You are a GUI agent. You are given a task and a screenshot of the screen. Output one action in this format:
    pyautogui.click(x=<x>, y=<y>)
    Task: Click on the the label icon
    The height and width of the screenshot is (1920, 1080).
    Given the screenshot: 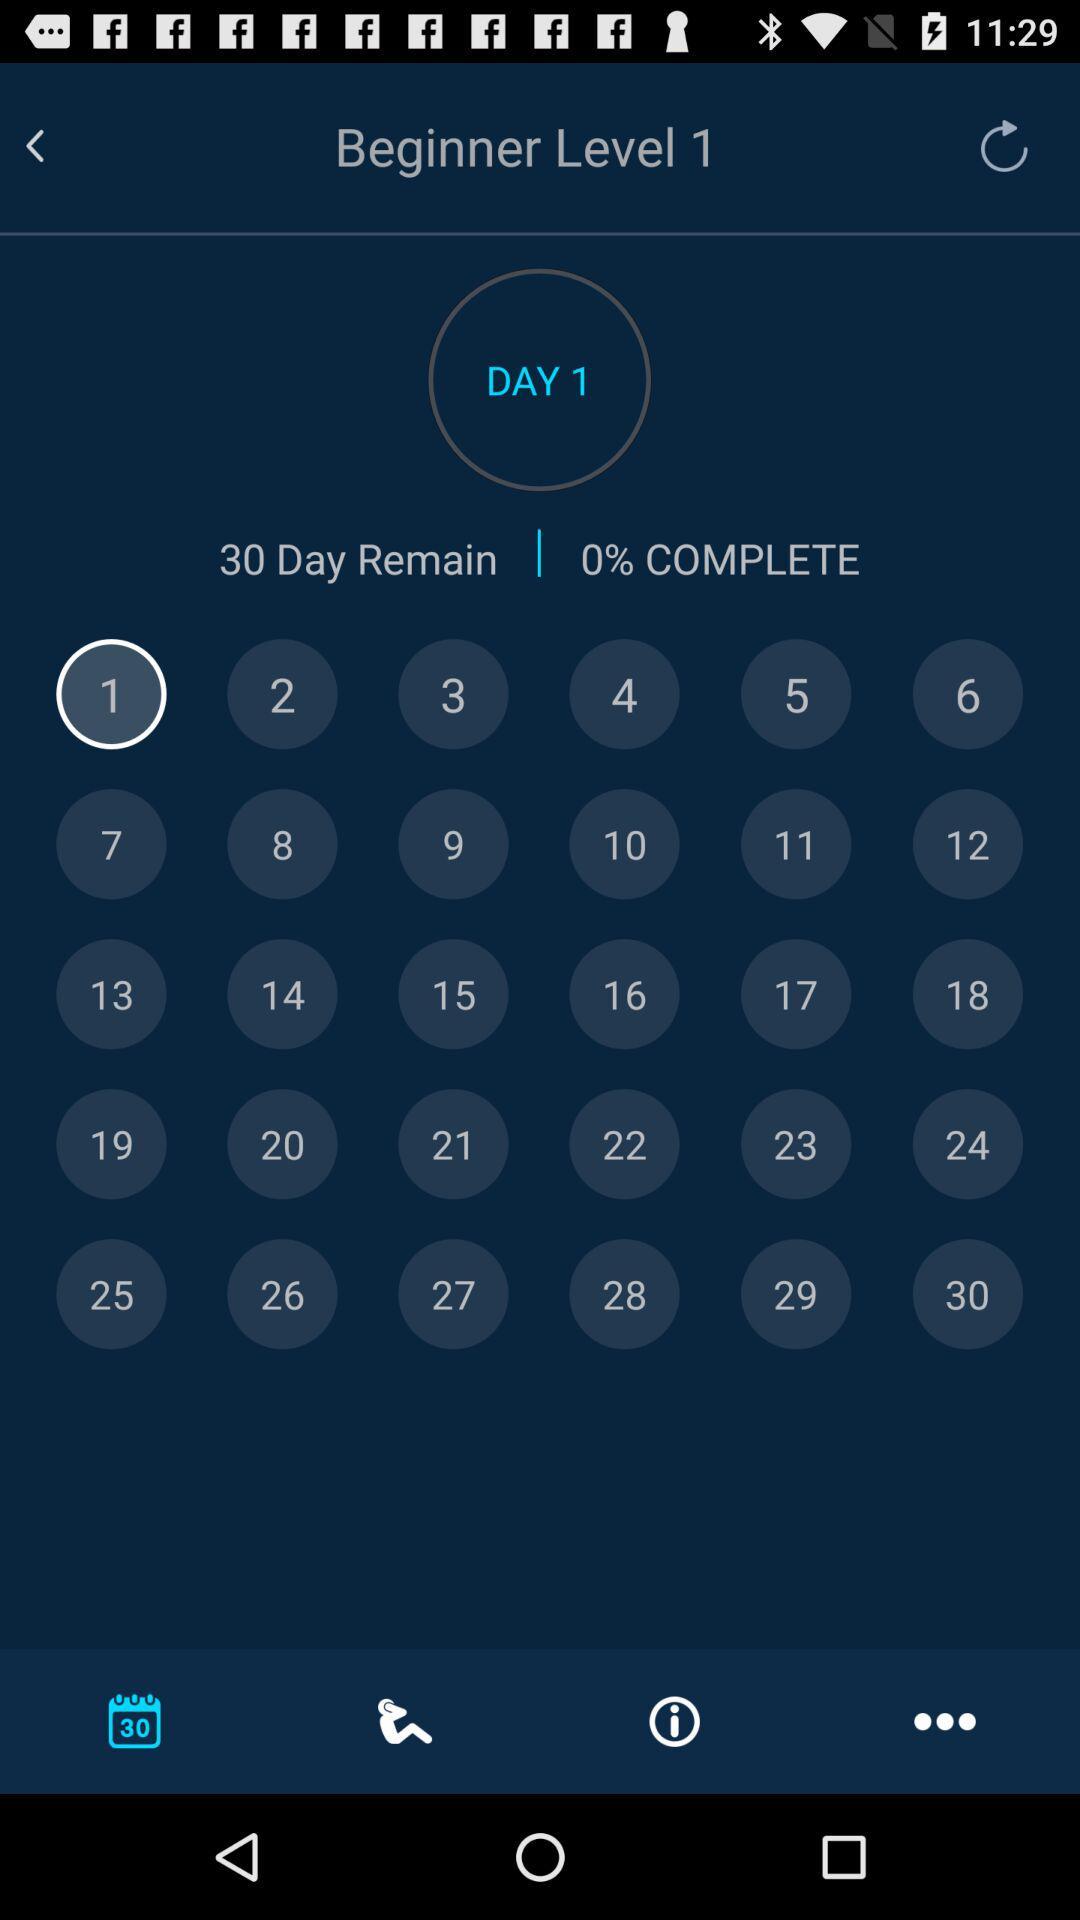 What is the action you would take?
    pyautogui.click(x=623, y=1223)
    